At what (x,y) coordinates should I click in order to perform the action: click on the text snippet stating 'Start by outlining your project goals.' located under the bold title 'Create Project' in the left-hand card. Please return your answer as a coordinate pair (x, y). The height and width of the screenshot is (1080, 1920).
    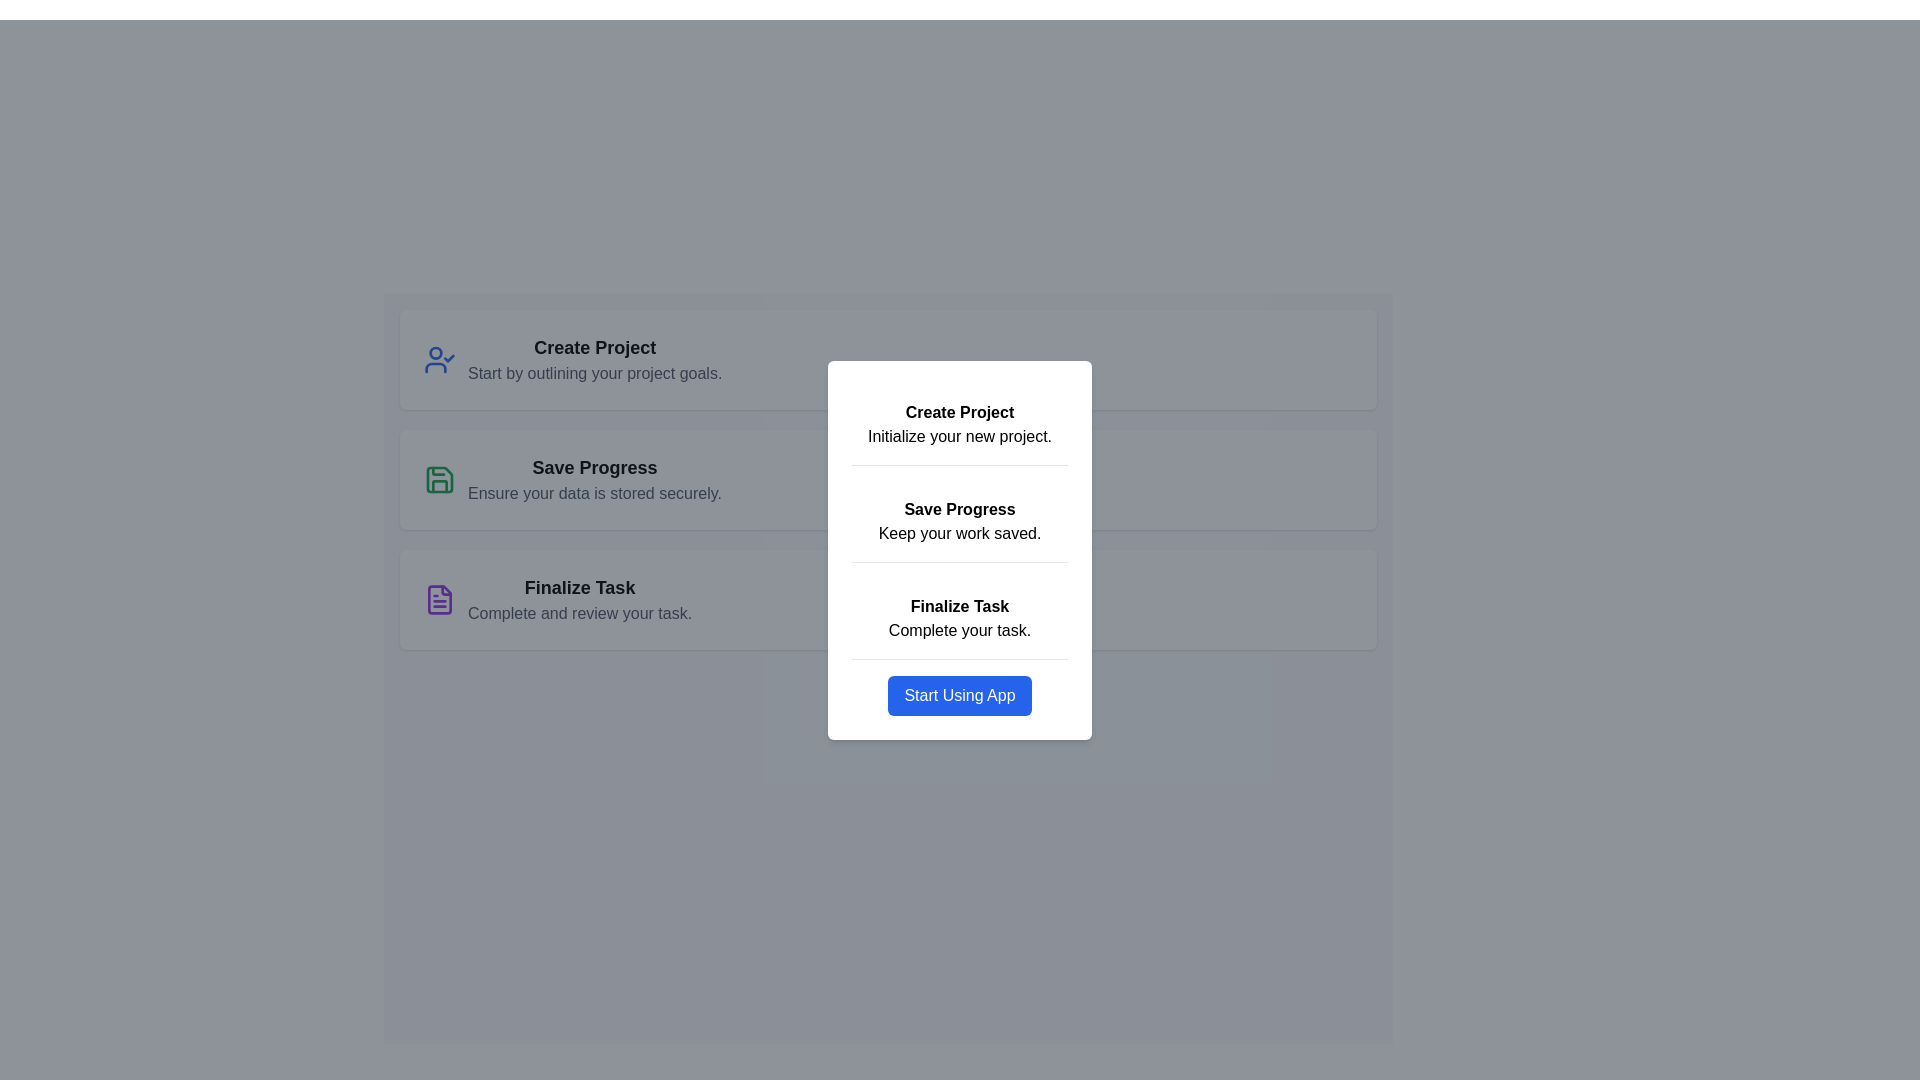
    Looking at the image, I should click on (594, 374).